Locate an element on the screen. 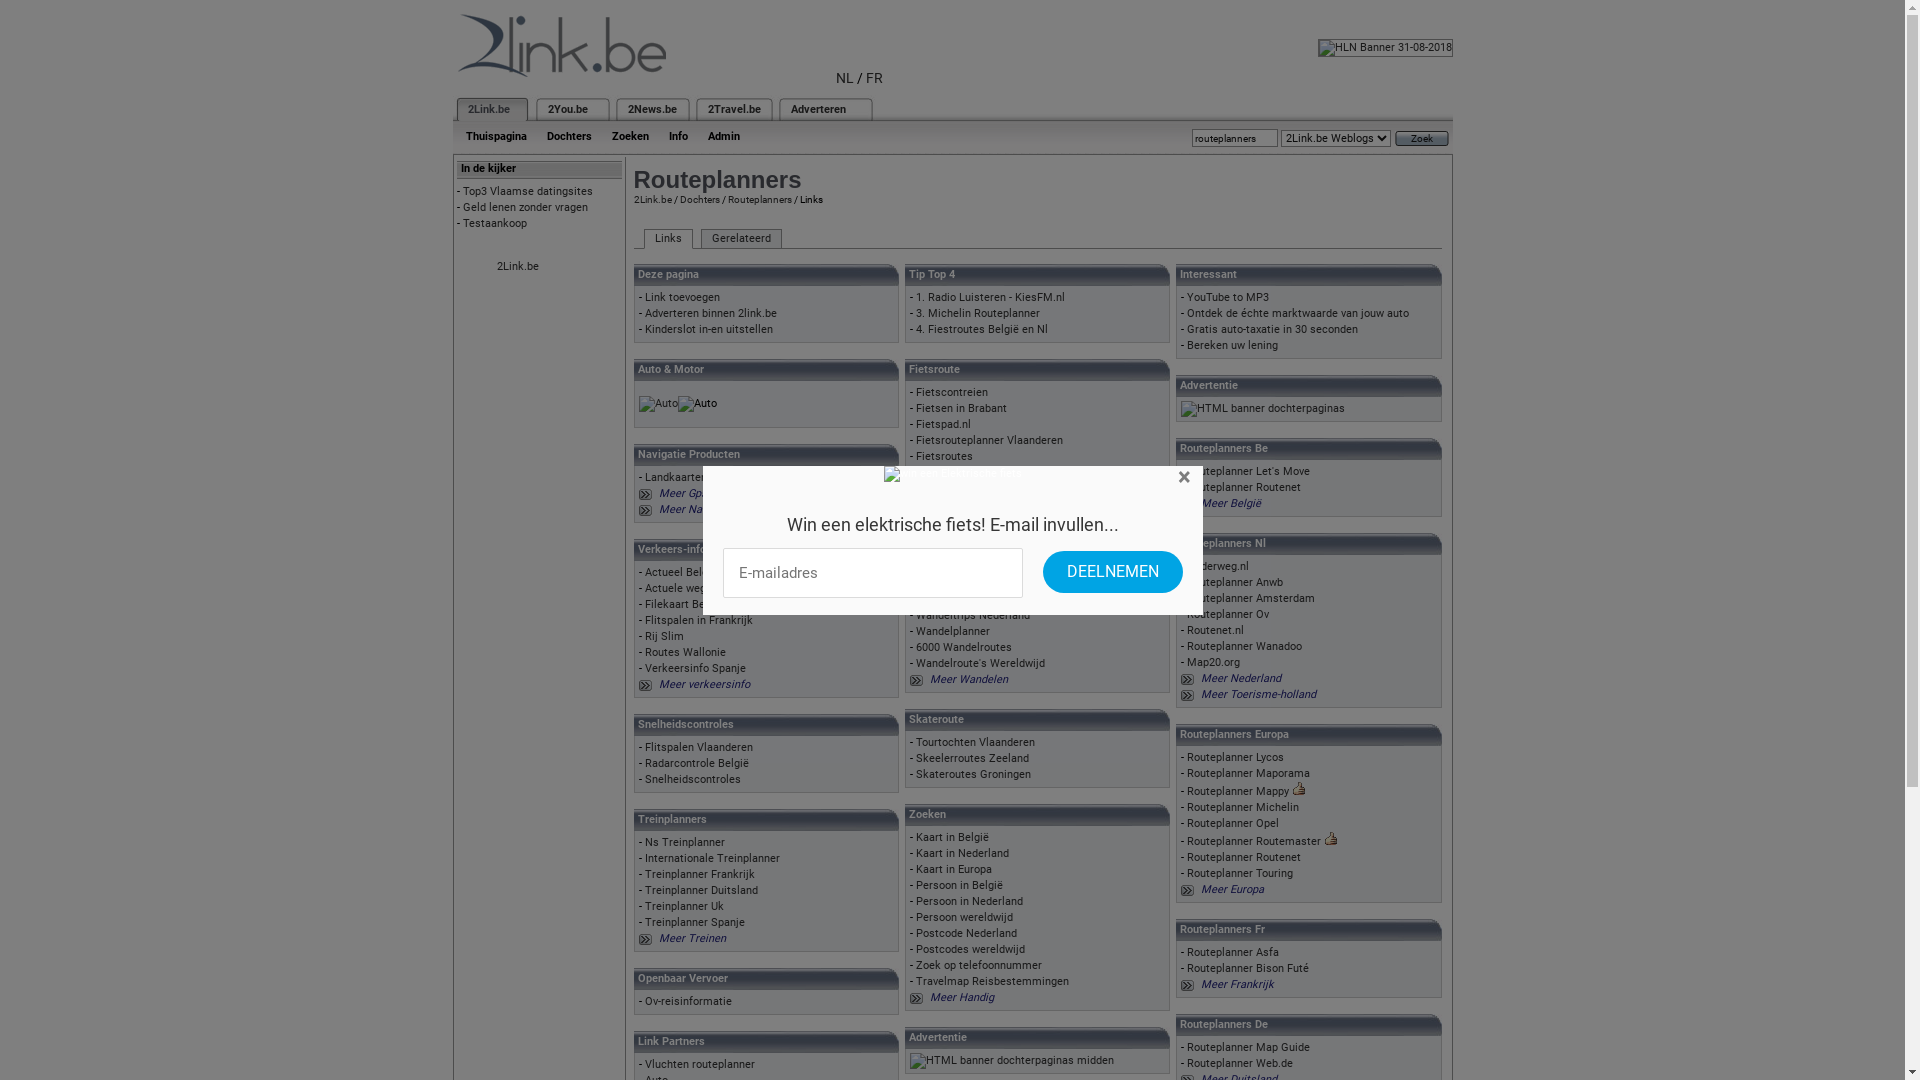 This screenshot has width=1920, height=1080. 'Tourtochten Vlaanderen' is located at coordinates (915, 742).